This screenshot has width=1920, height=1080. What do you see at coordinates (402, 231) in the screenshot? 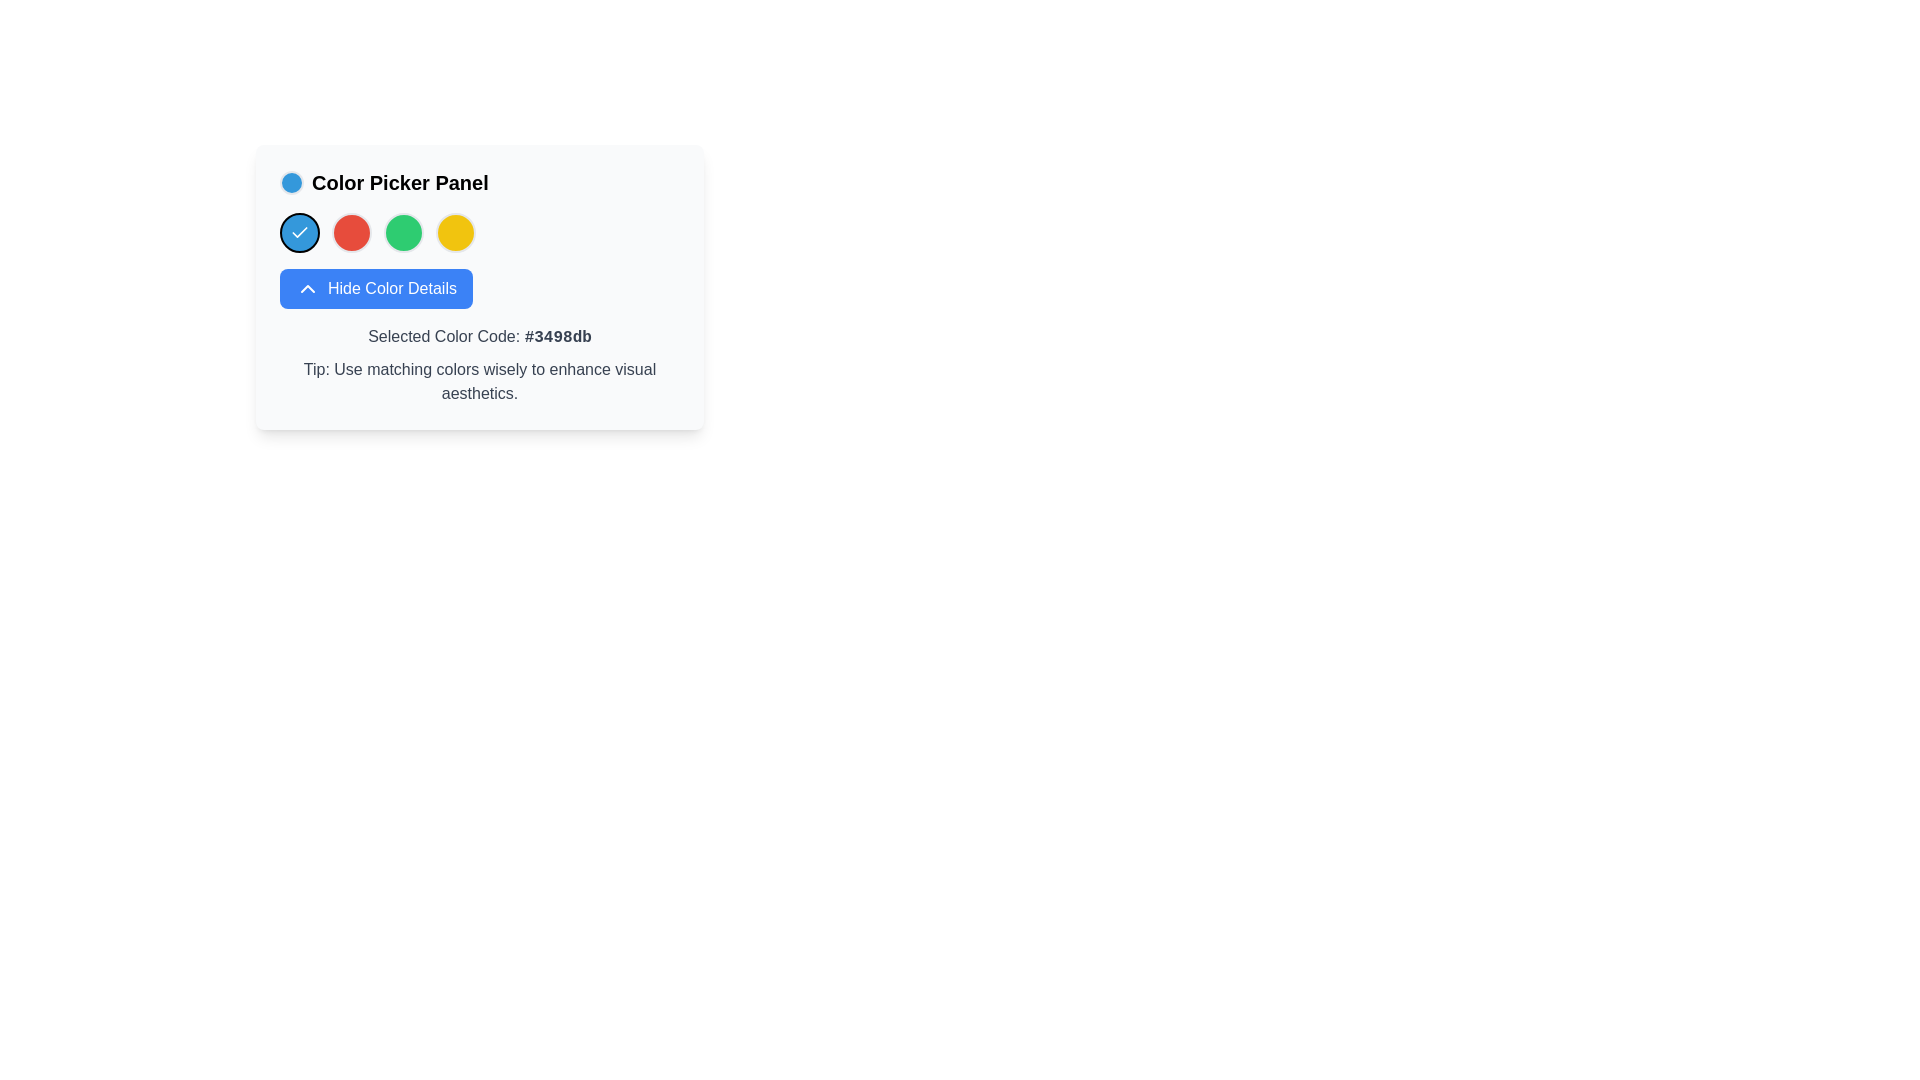
I see `the fourth circular color button, which is green` at bounding box center [402, 231].